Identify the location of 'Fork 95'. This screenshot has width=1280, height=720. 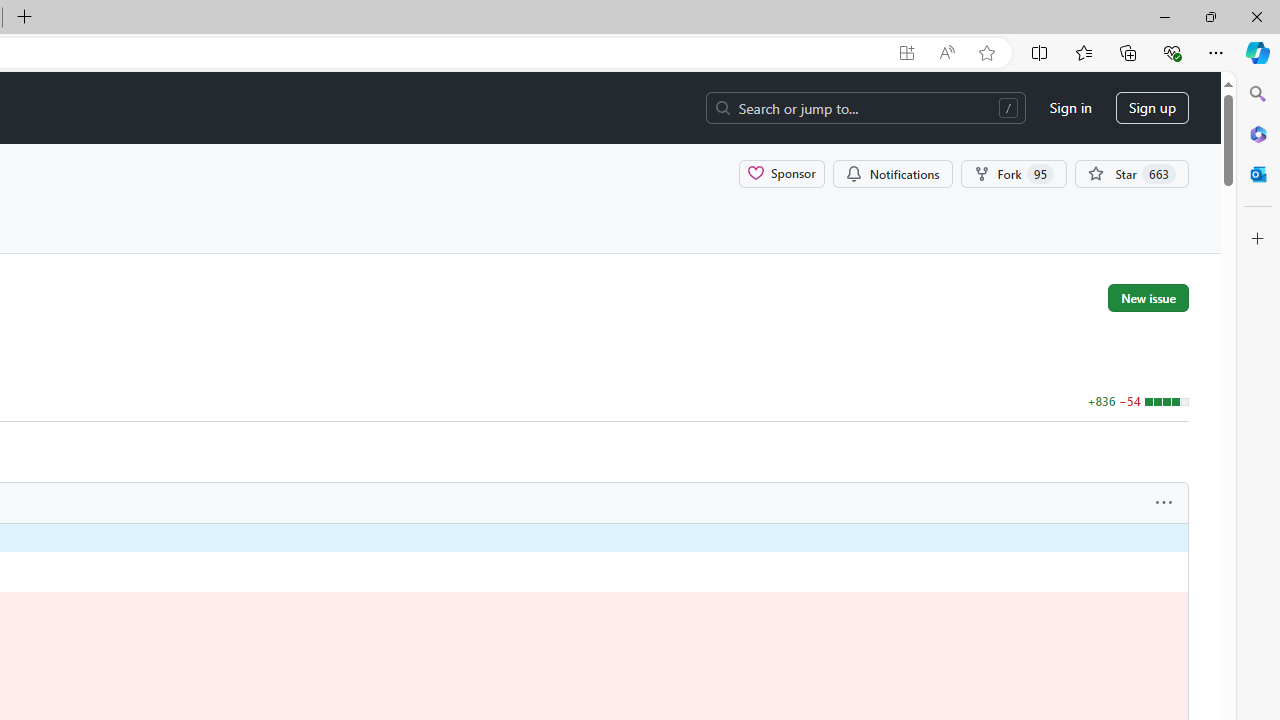
(1013, 172).